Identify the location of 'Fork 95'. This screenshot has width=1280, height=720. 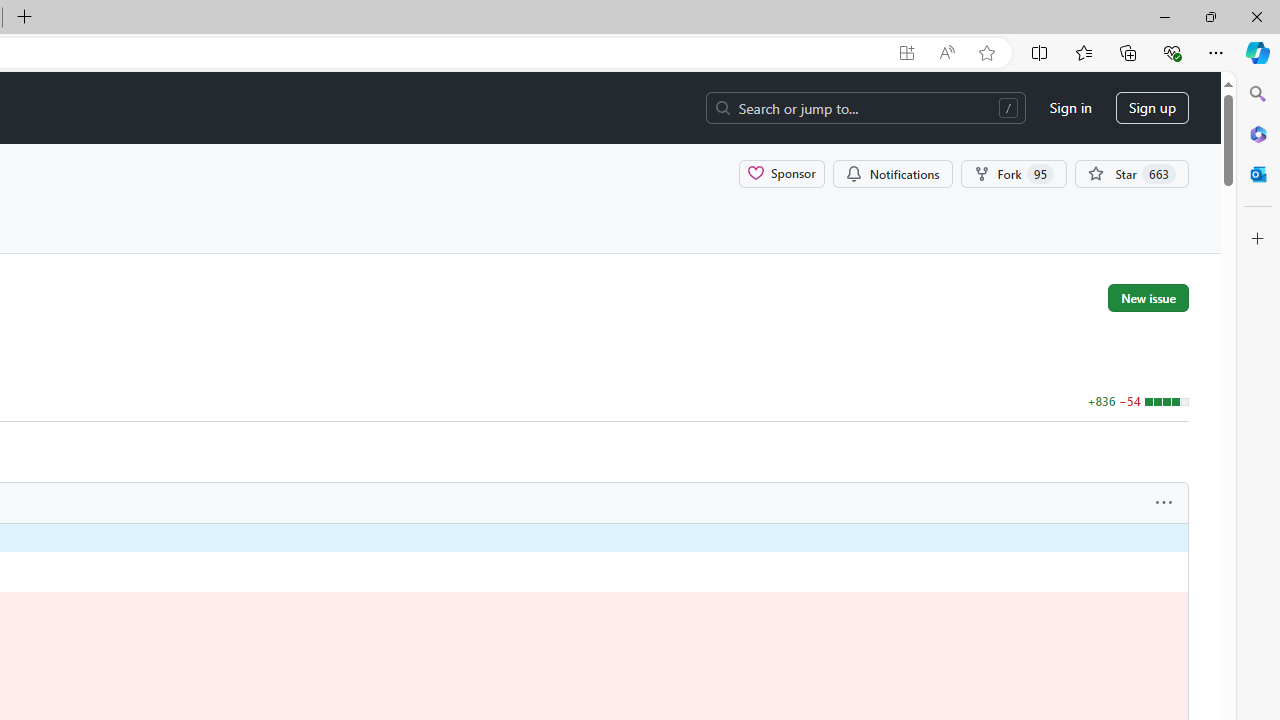
(1013, 172).